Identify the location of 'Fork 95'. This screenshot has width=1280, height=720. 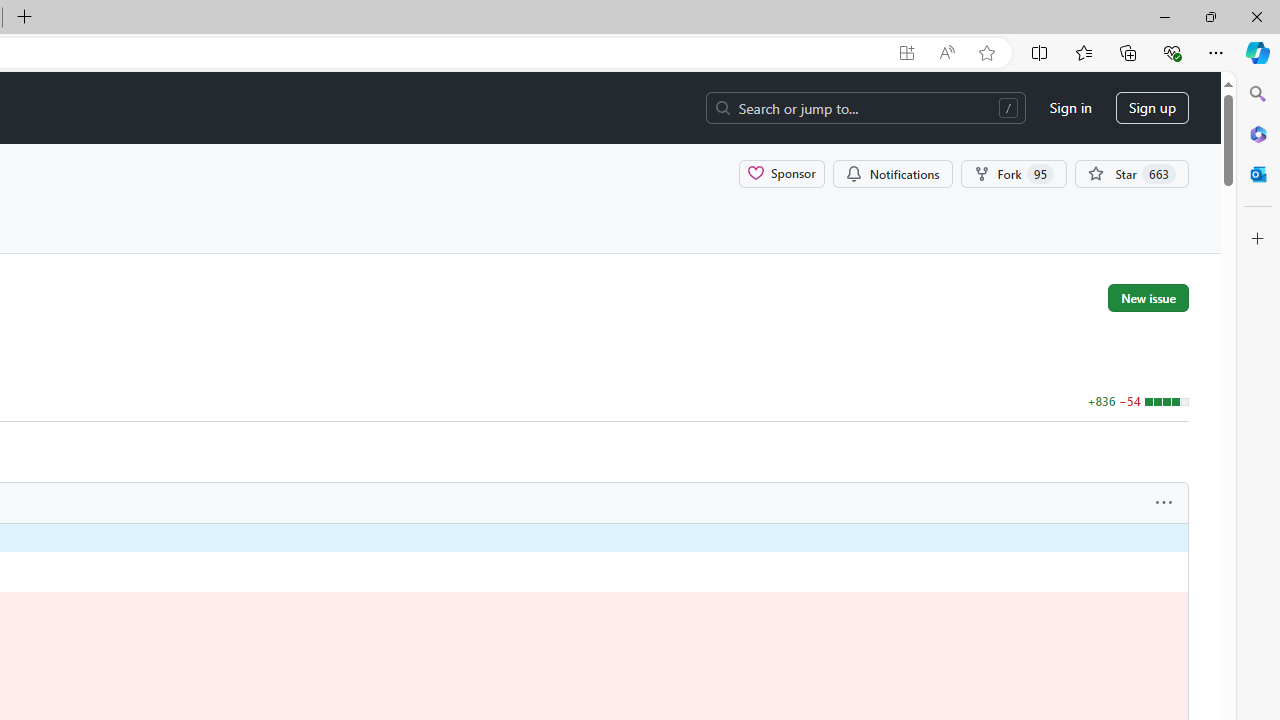
(1013, 172).